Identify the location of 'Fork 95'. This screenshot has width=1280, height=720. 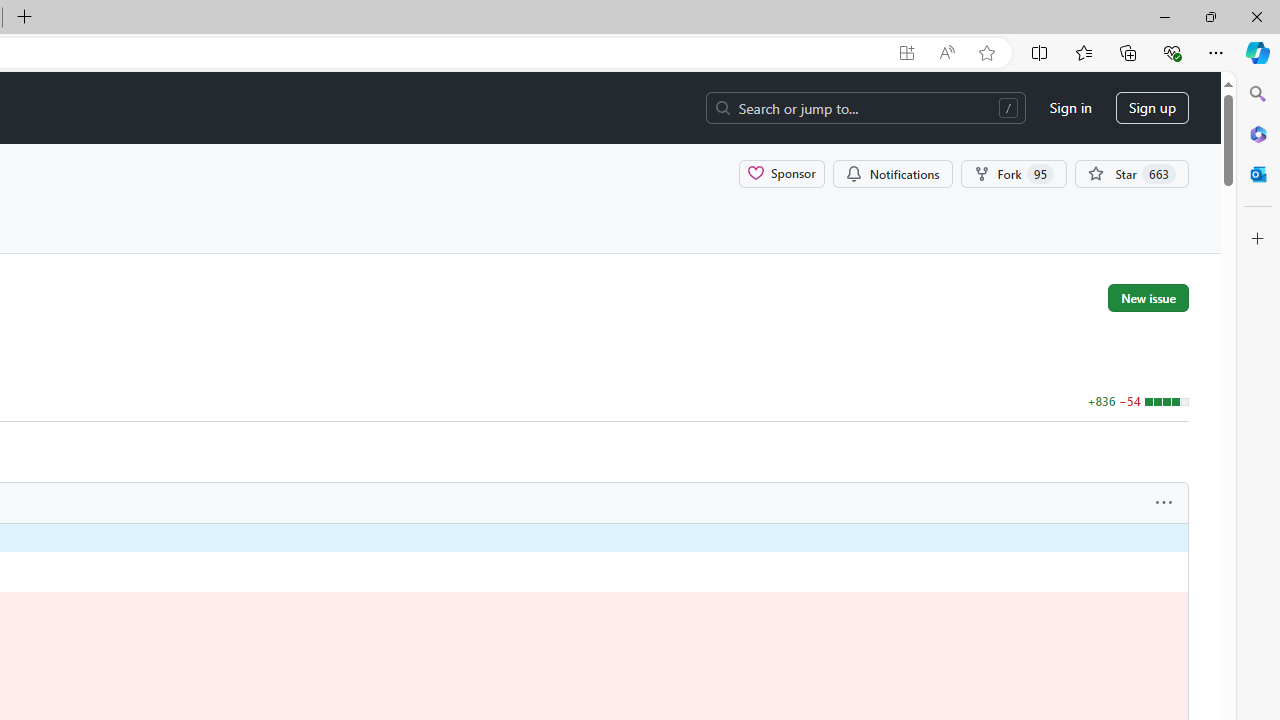
(1013, 172).